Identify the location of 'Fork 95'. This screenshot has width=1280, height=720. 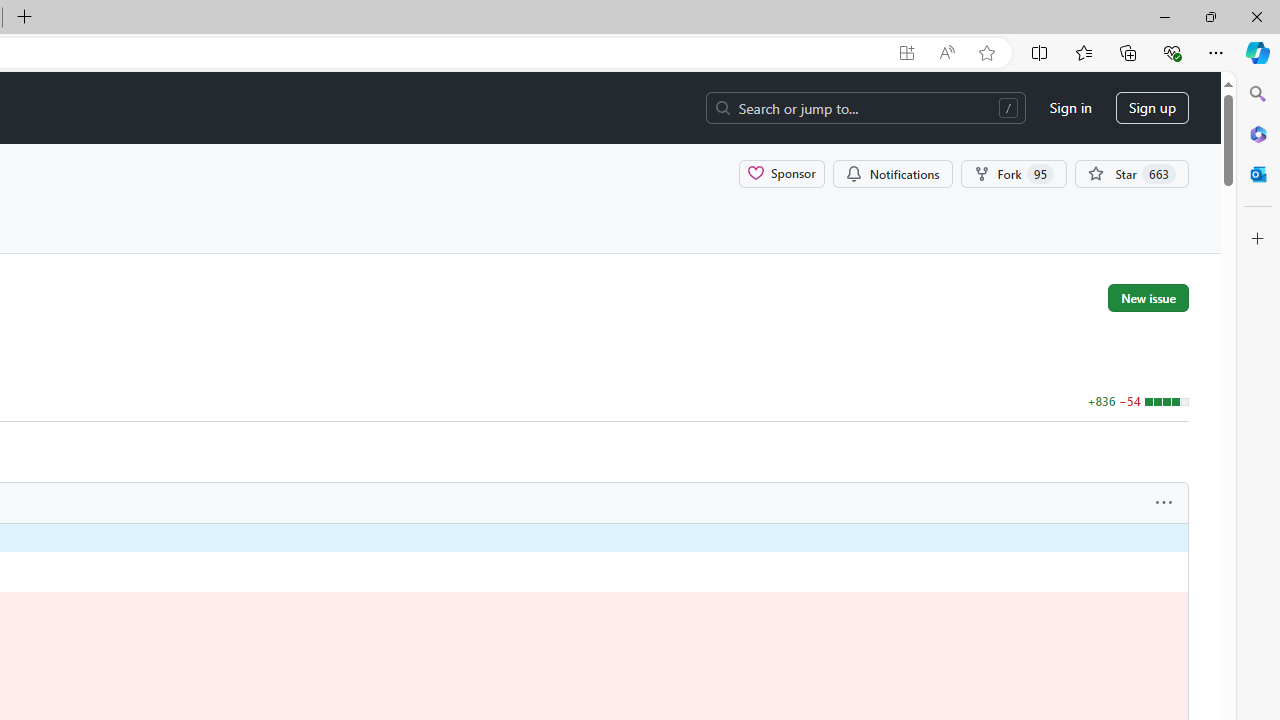
(1013, 172).